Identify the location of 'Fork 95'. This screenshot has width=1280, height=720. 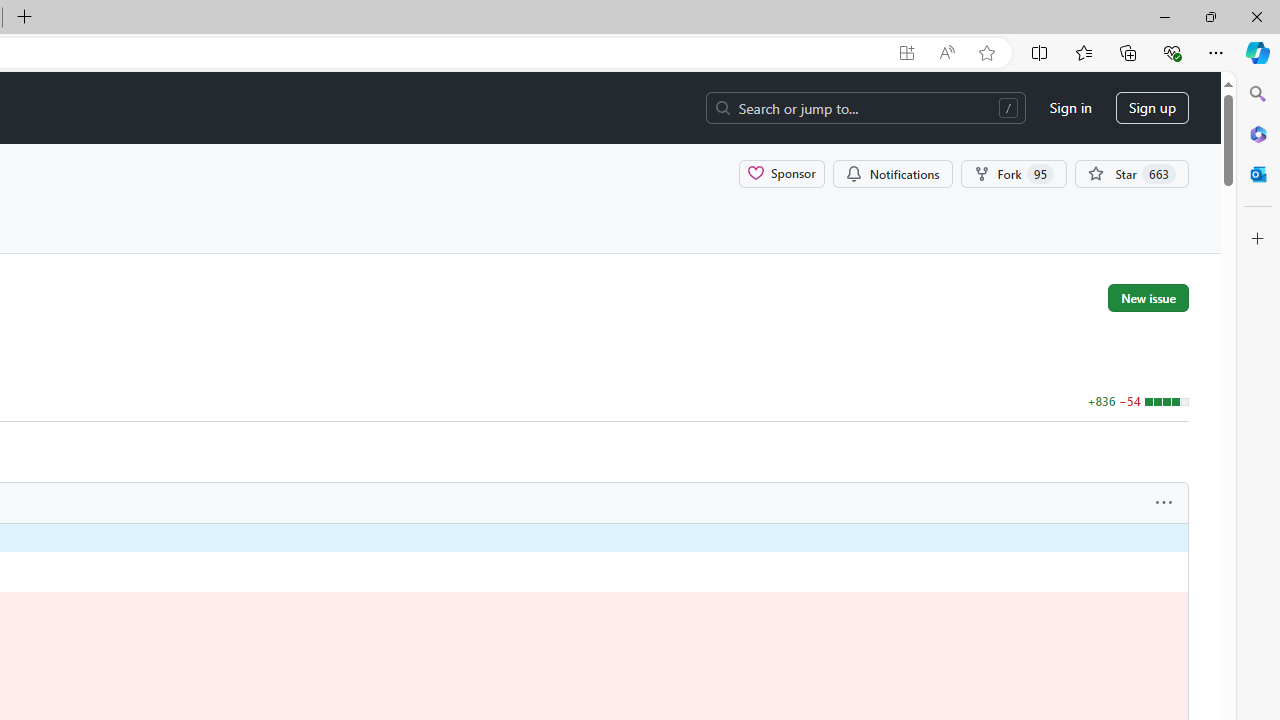
(1013, 172).